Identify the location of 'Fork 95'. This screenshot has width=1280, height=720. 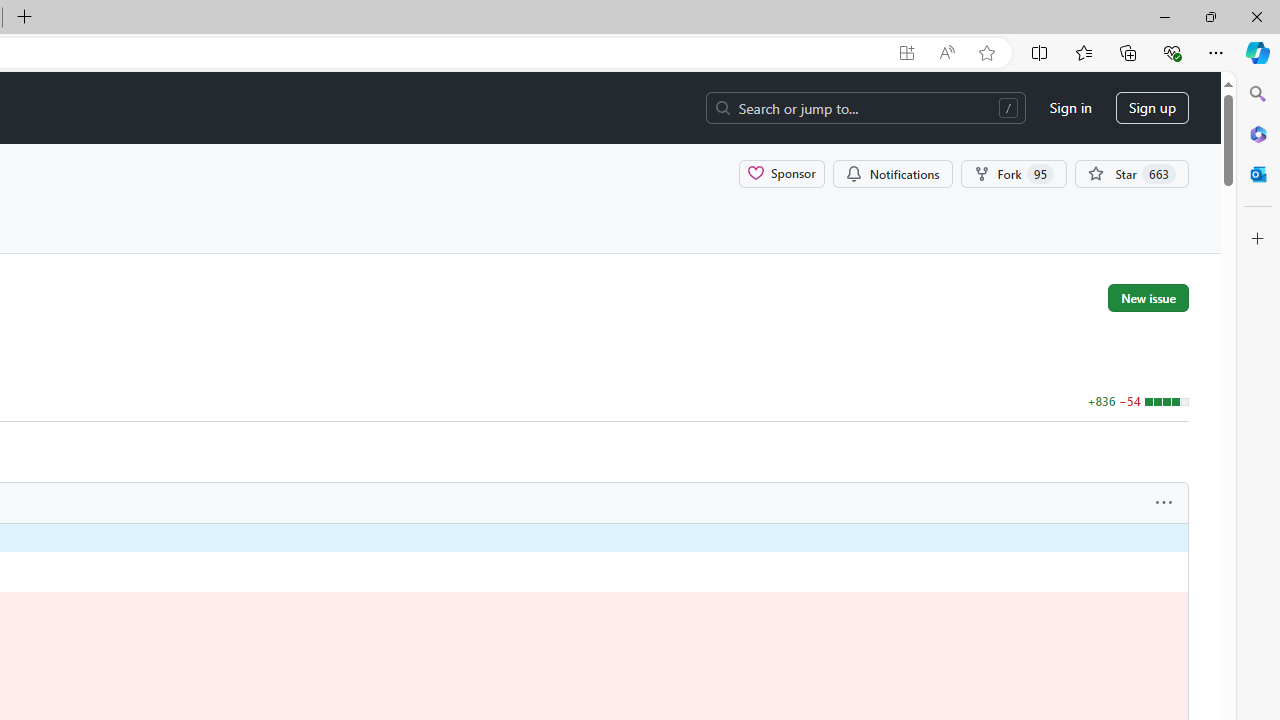
(1013, 172).